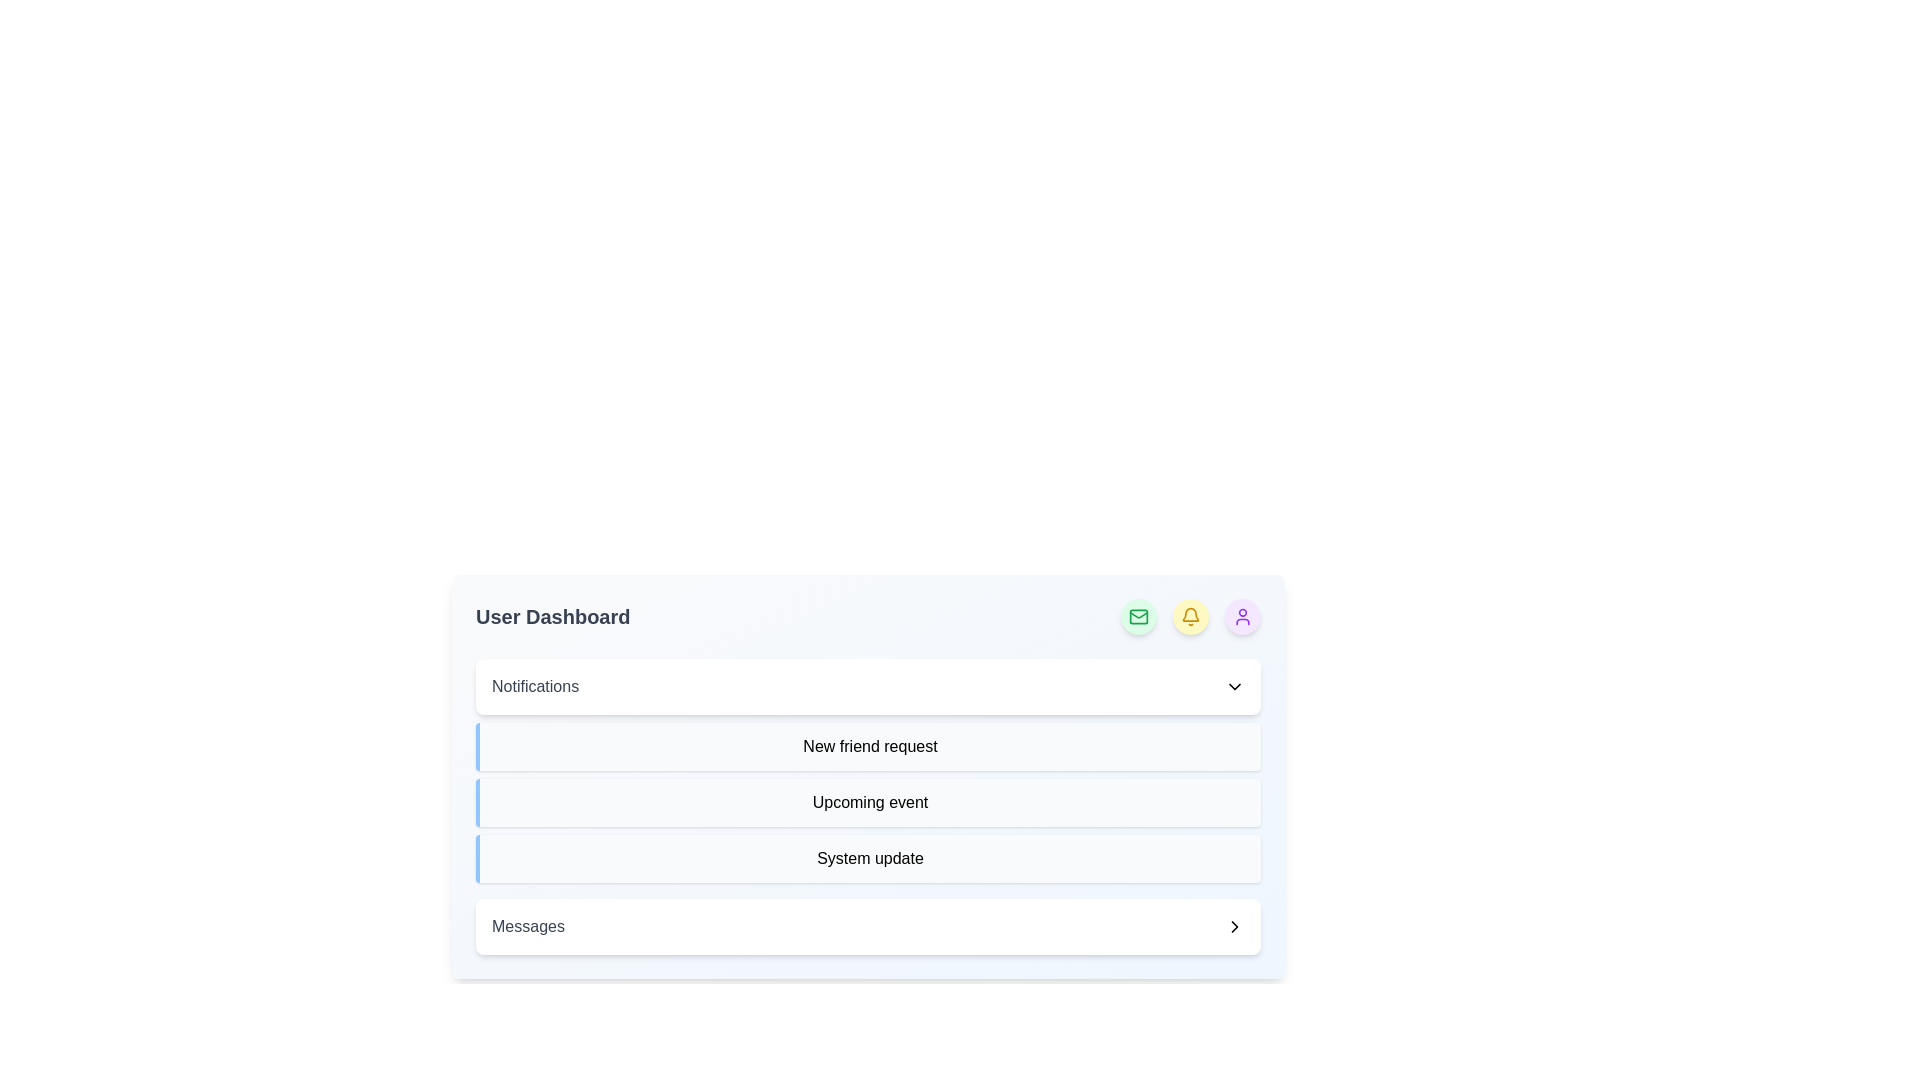 The width and height of the screenshot is (1920, 1080). What do you see at coordinates (1242, 616) in the screenshot?
I see `the purple user icon, which is a circular SVG icon resembling a person, located in the top-right corner of the User Dashboard interface` at bounding box center [1242, 616].